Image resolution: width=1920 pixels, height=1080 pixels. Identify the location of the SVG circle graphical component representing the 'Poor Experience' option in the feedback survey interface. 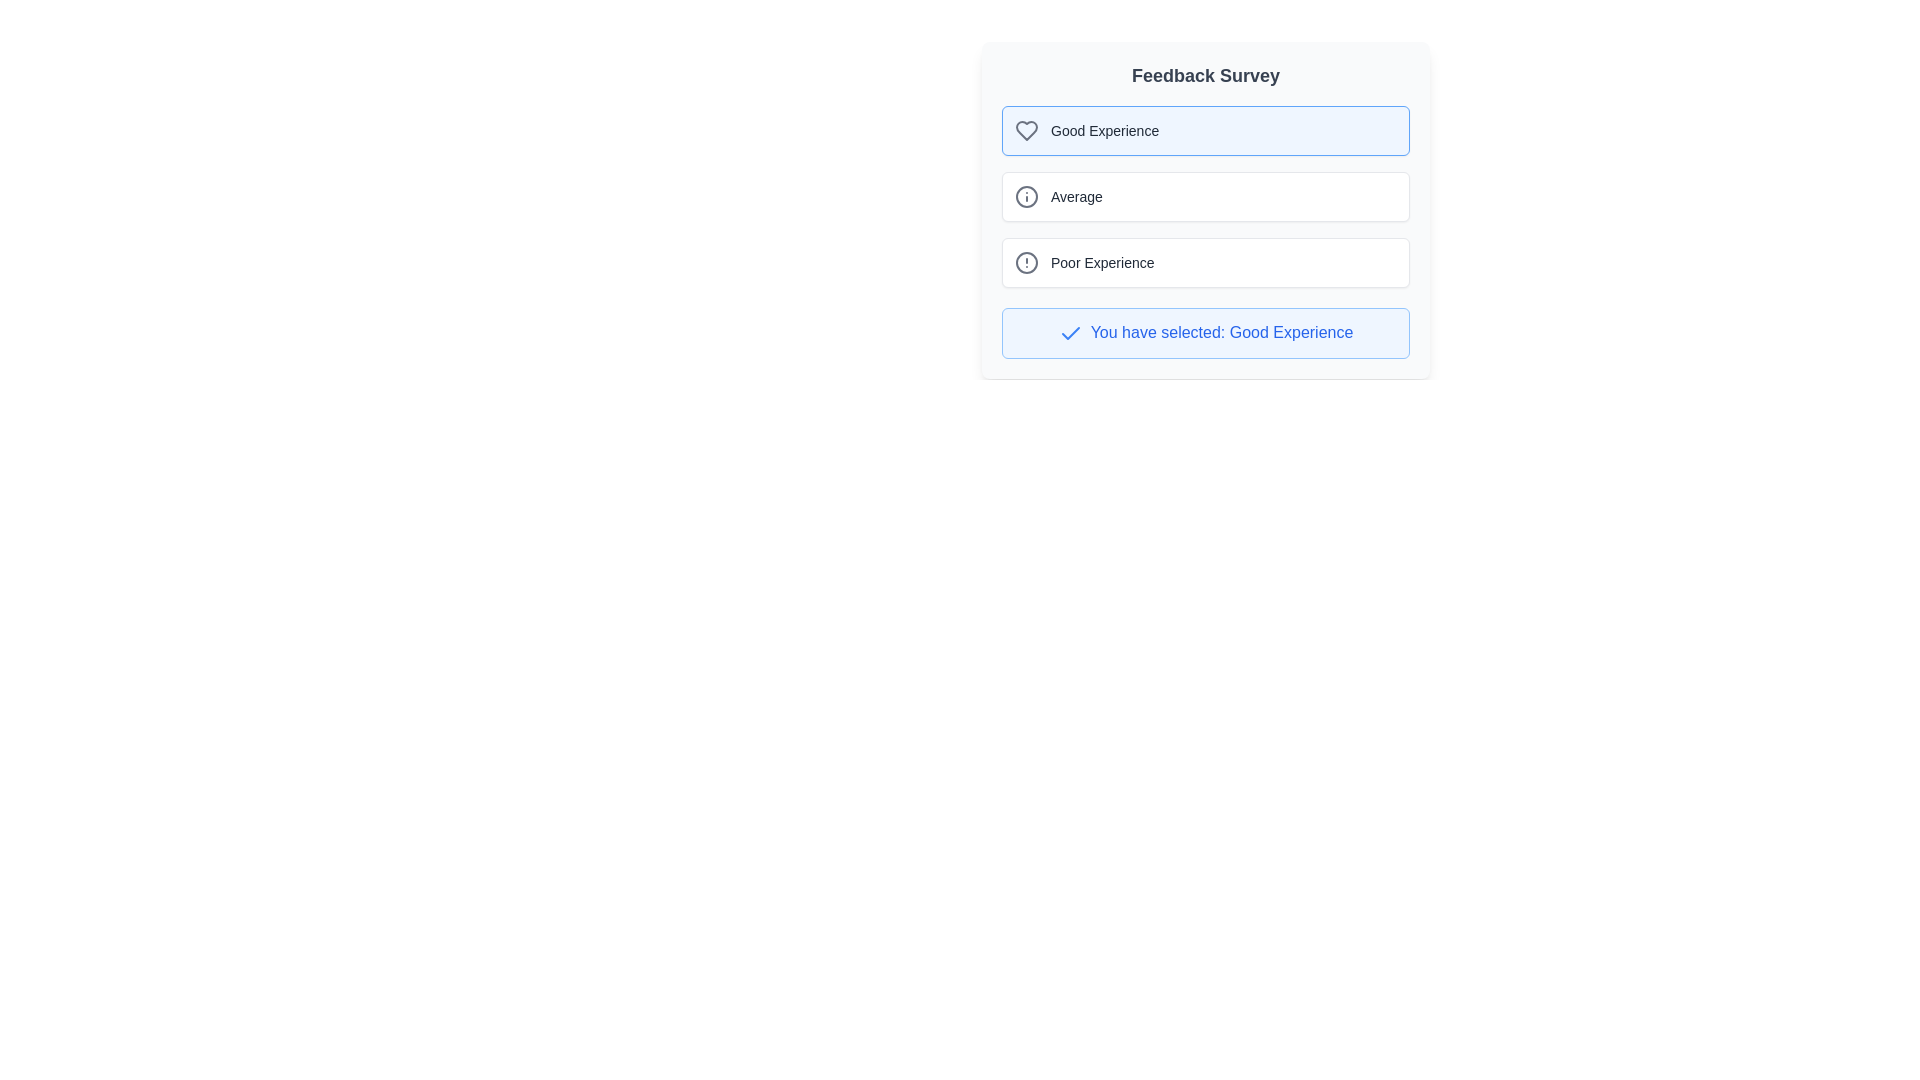
(1027, 261).